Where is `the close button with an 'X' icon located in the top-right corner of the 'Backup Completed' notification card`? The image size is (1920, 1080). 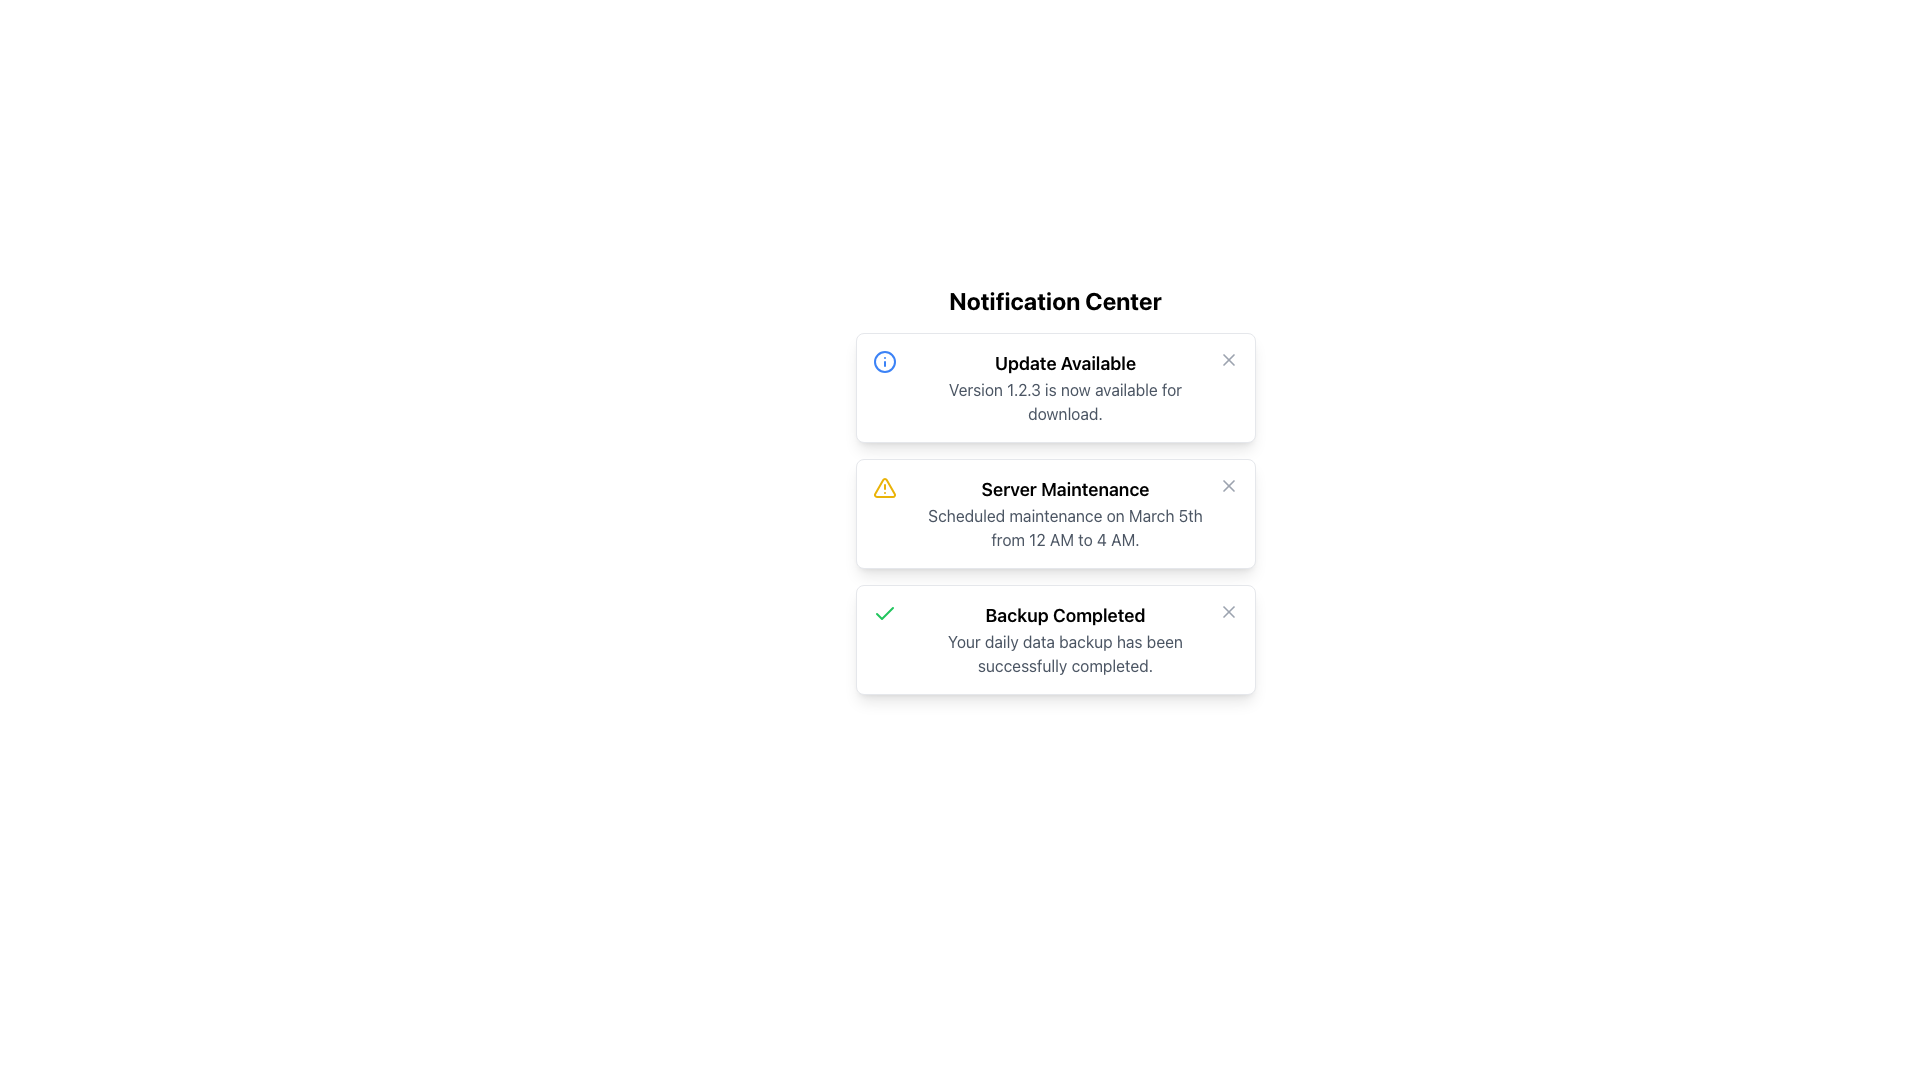
the close button with an 'X' icon located in the top-right corner of the 'Backup Completed' notification card is located at coordinates (1227, 611).